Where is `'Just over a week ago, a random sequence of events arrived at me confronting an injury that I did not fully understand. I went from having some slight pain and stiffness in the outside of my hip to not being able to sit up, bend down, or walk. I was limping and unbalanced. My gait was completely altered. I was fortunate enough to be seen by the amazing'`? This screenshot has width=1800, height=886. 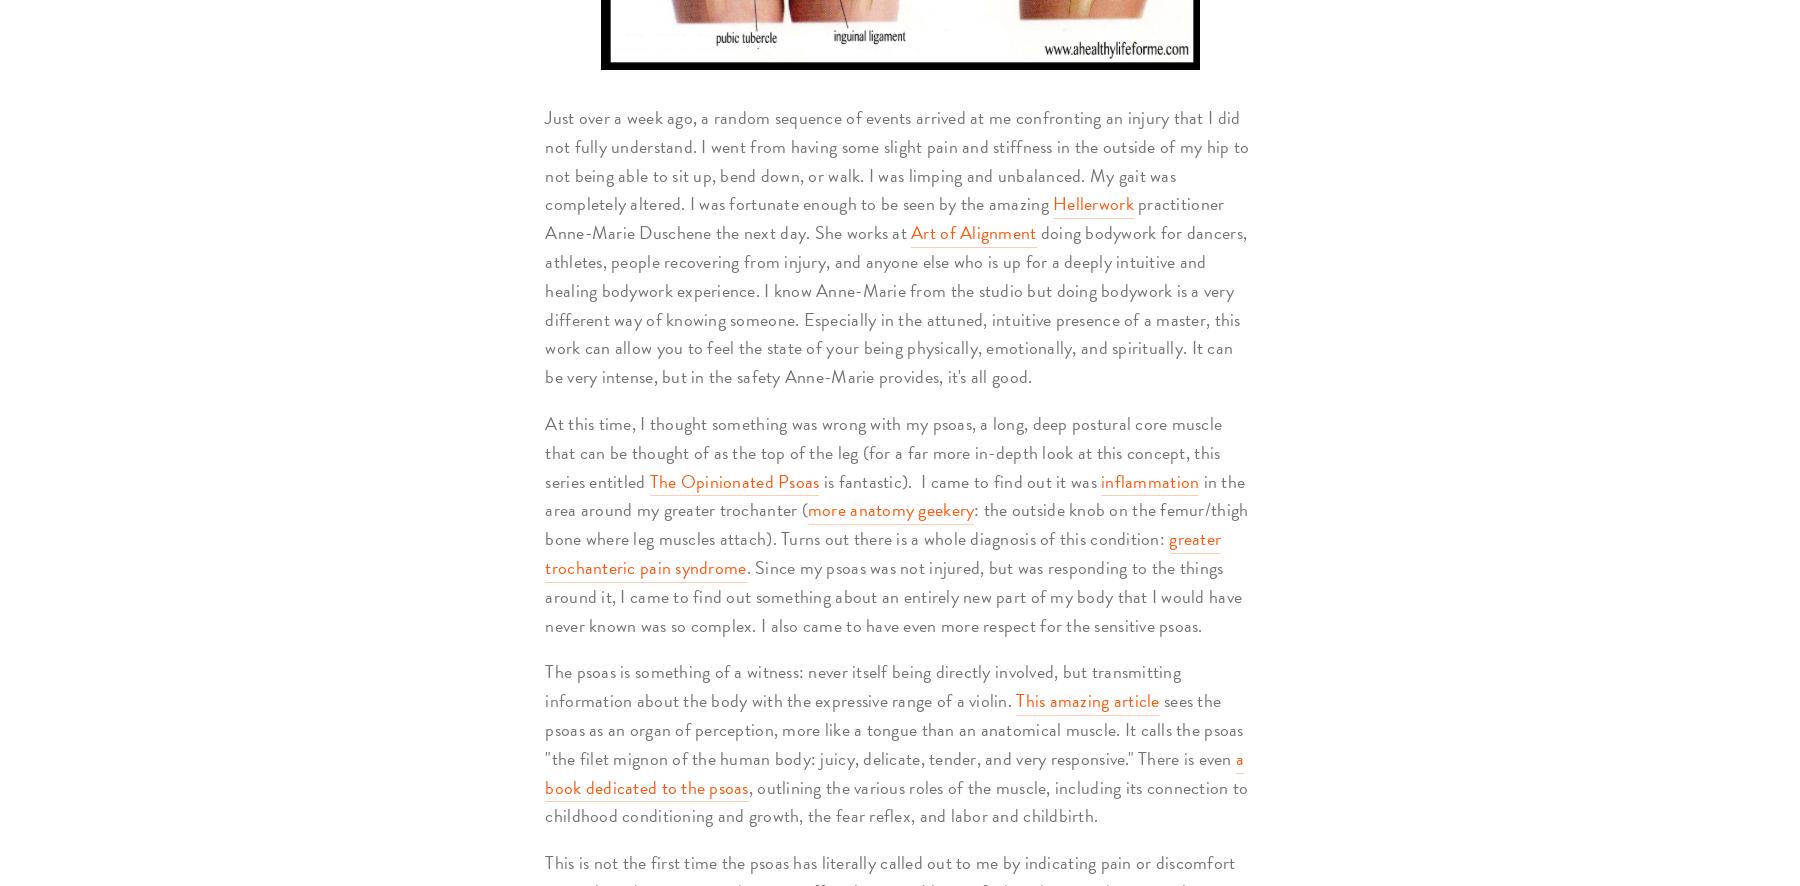
'Just over a week ago, a random sequence of events arrived at me confronting an injury that I did not fully understand. I went from having some slight pain and stiffness in the outside of my hip to not being able to sit up, bend down, or walk. I was limping and unbalanced. My gait was completely altered. I was fortunate enough to be seen by the amazing' is located at coordinates (896, 159).